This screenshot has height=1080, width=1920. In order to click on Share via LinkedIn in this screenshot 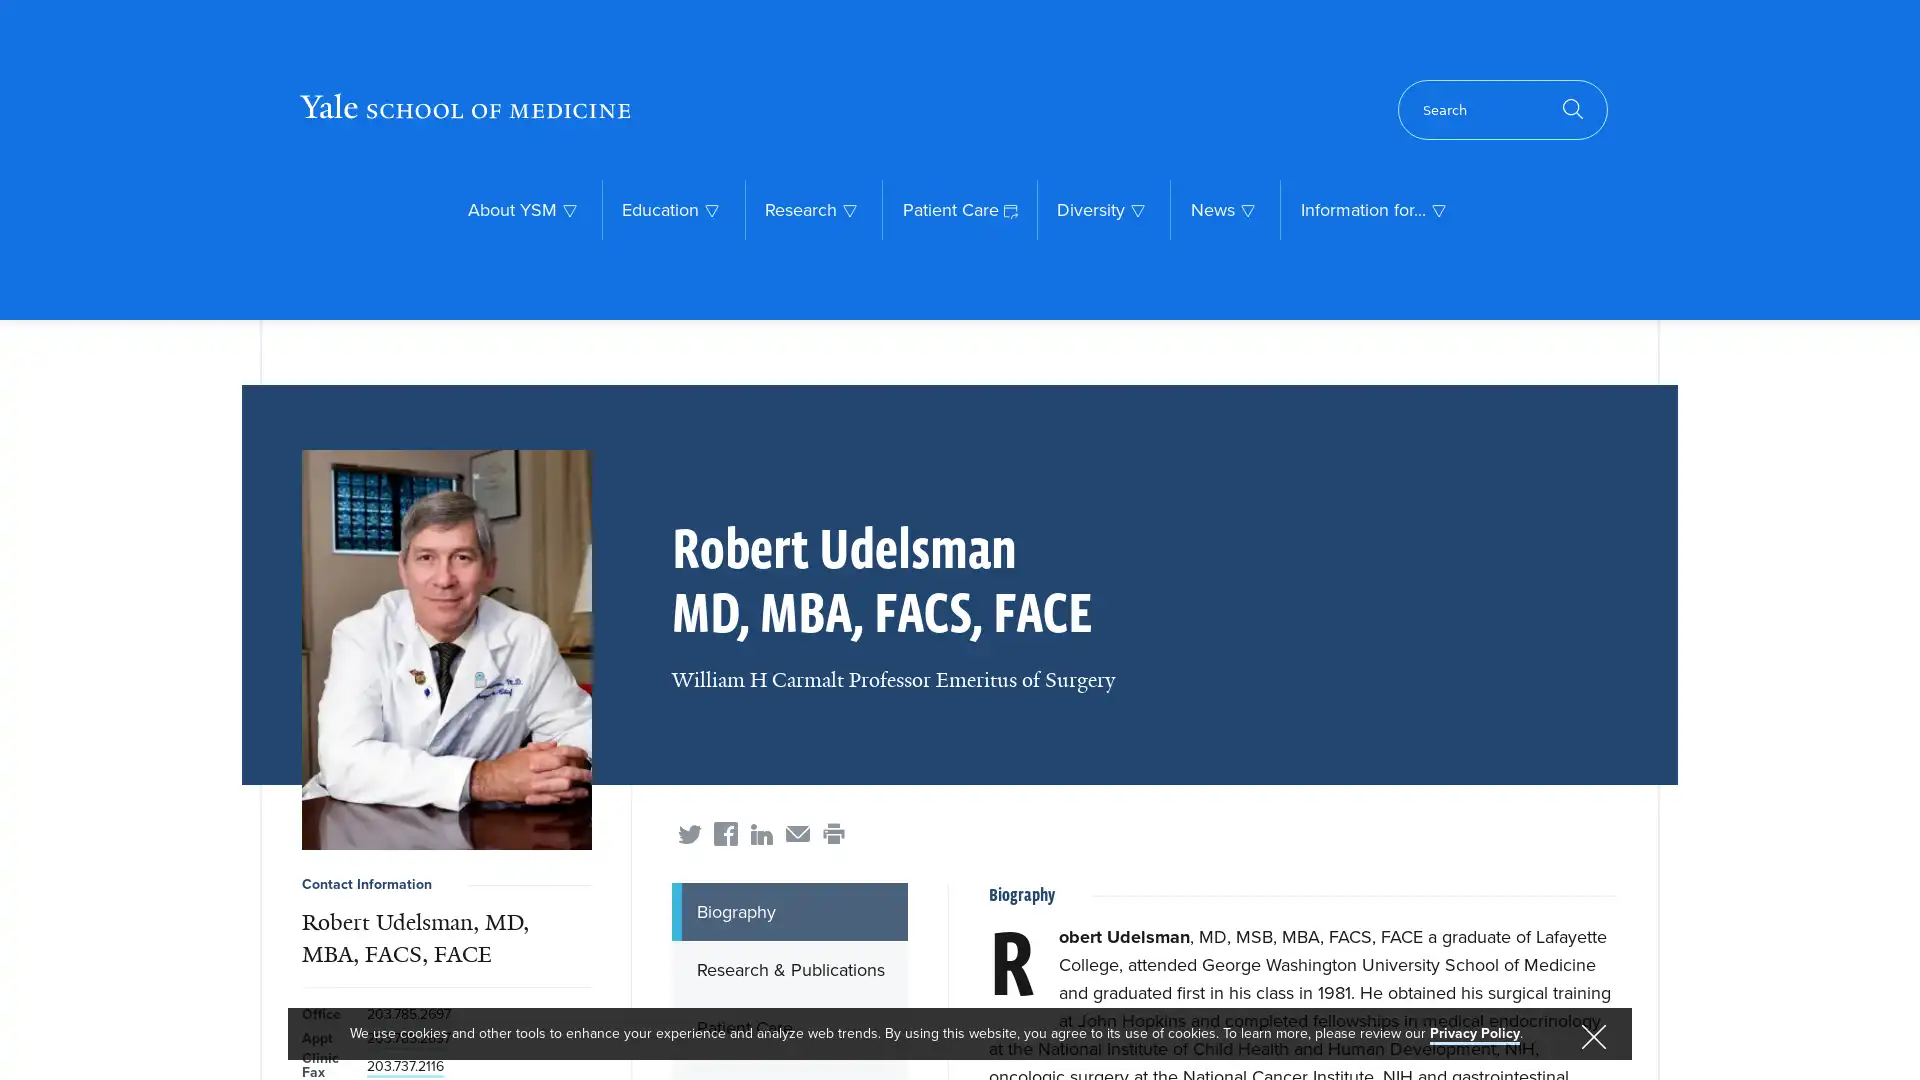, I will do `click(761, 833)`.